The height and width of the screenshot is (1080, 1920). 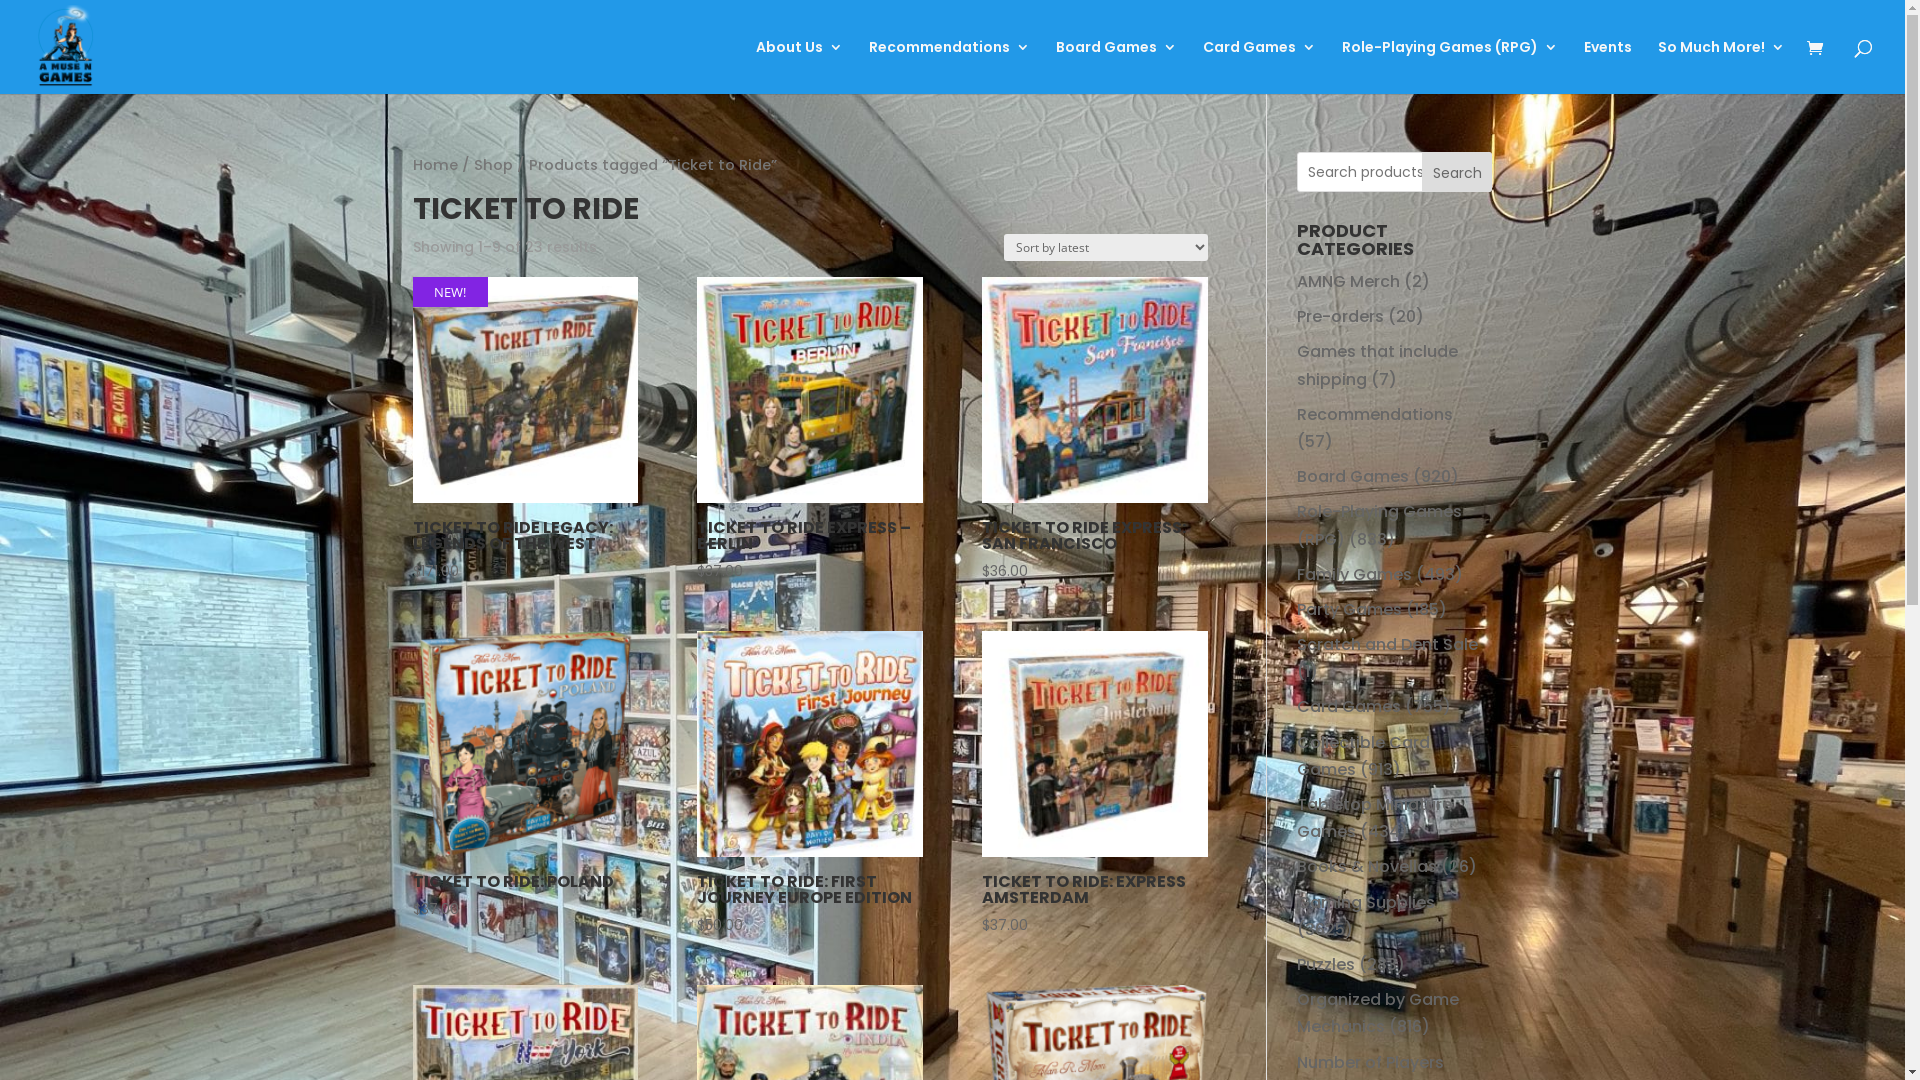 What do you see at coordinates (1348, 281) in the screenshot?
I see `'AMNG Merch'` at bounding box center [1348, 281].